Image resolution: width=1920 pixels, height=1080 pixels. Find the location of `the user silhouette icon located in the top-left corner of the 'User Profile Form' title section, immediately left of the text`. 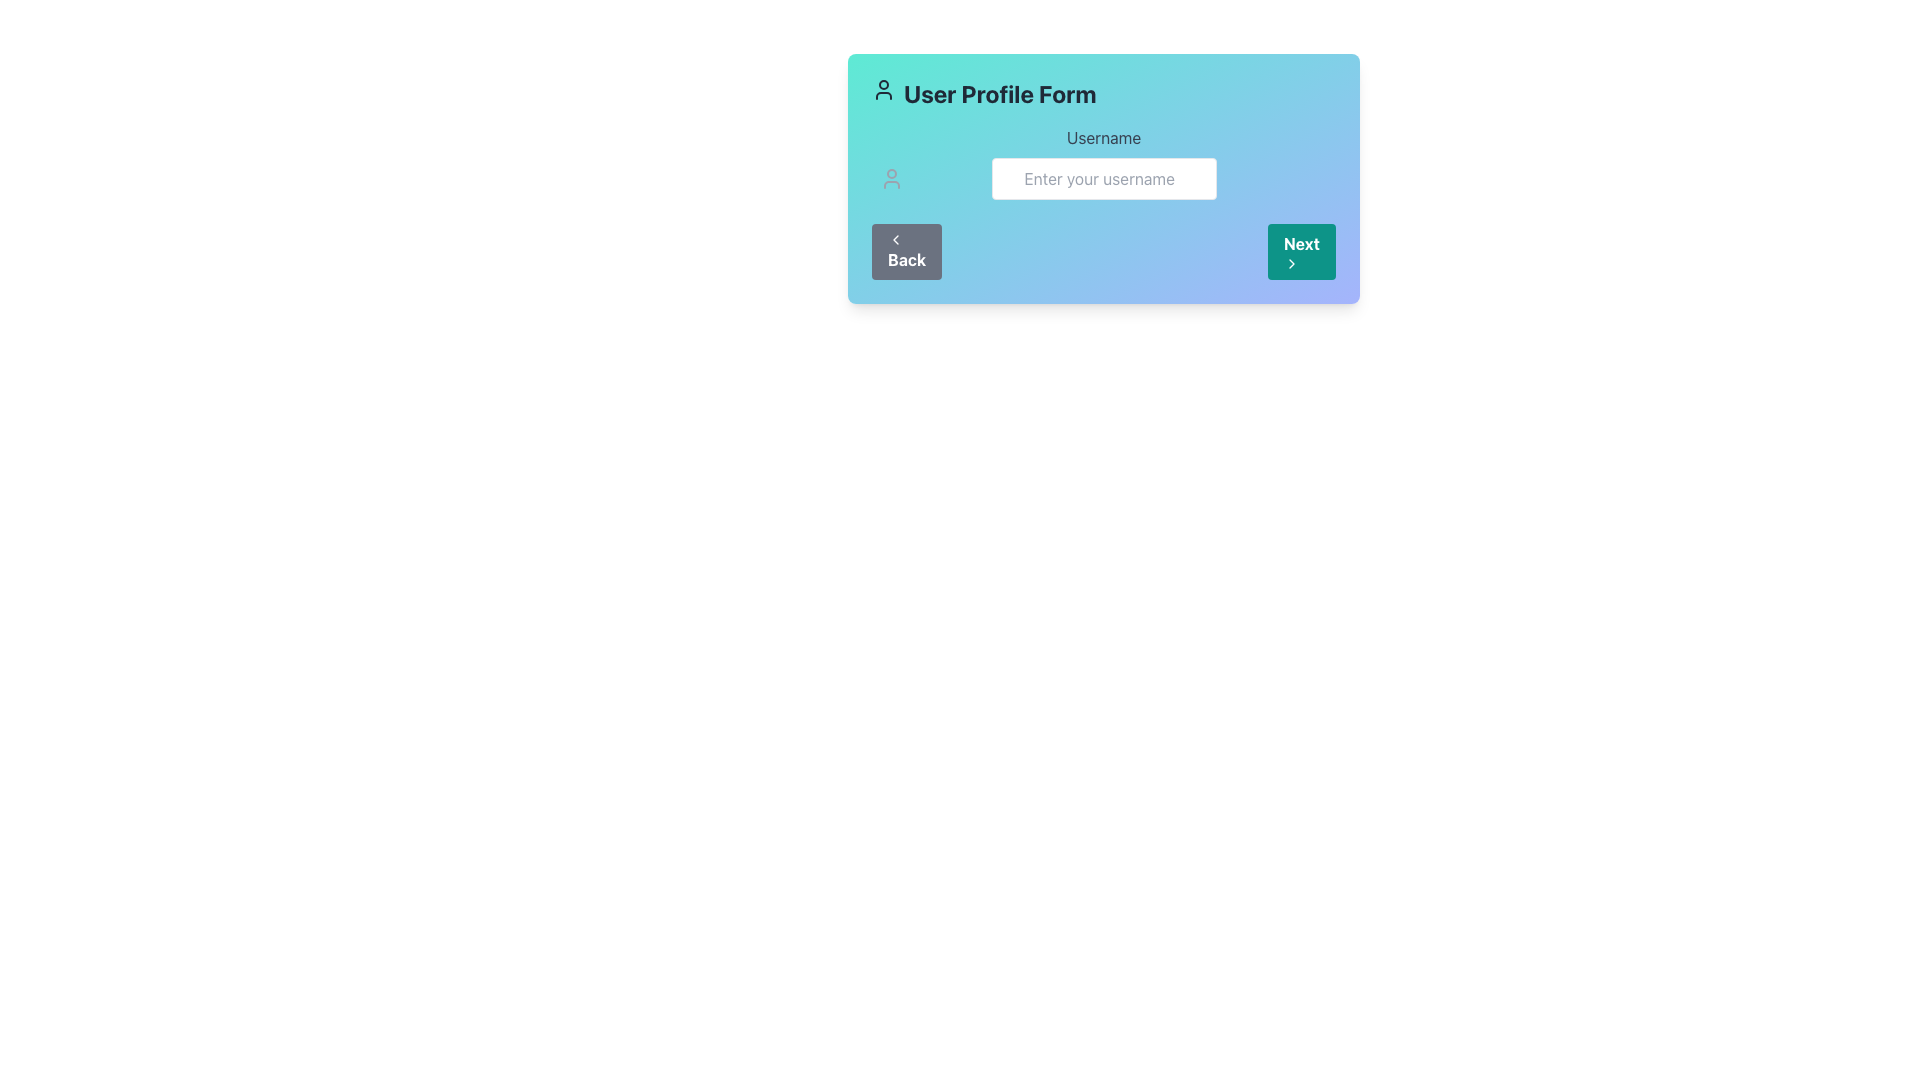

the user silhouette icon located in the top-left corner of the 'User Profile Form' title section, immediately left of the text is located at coordinates (882, 88).